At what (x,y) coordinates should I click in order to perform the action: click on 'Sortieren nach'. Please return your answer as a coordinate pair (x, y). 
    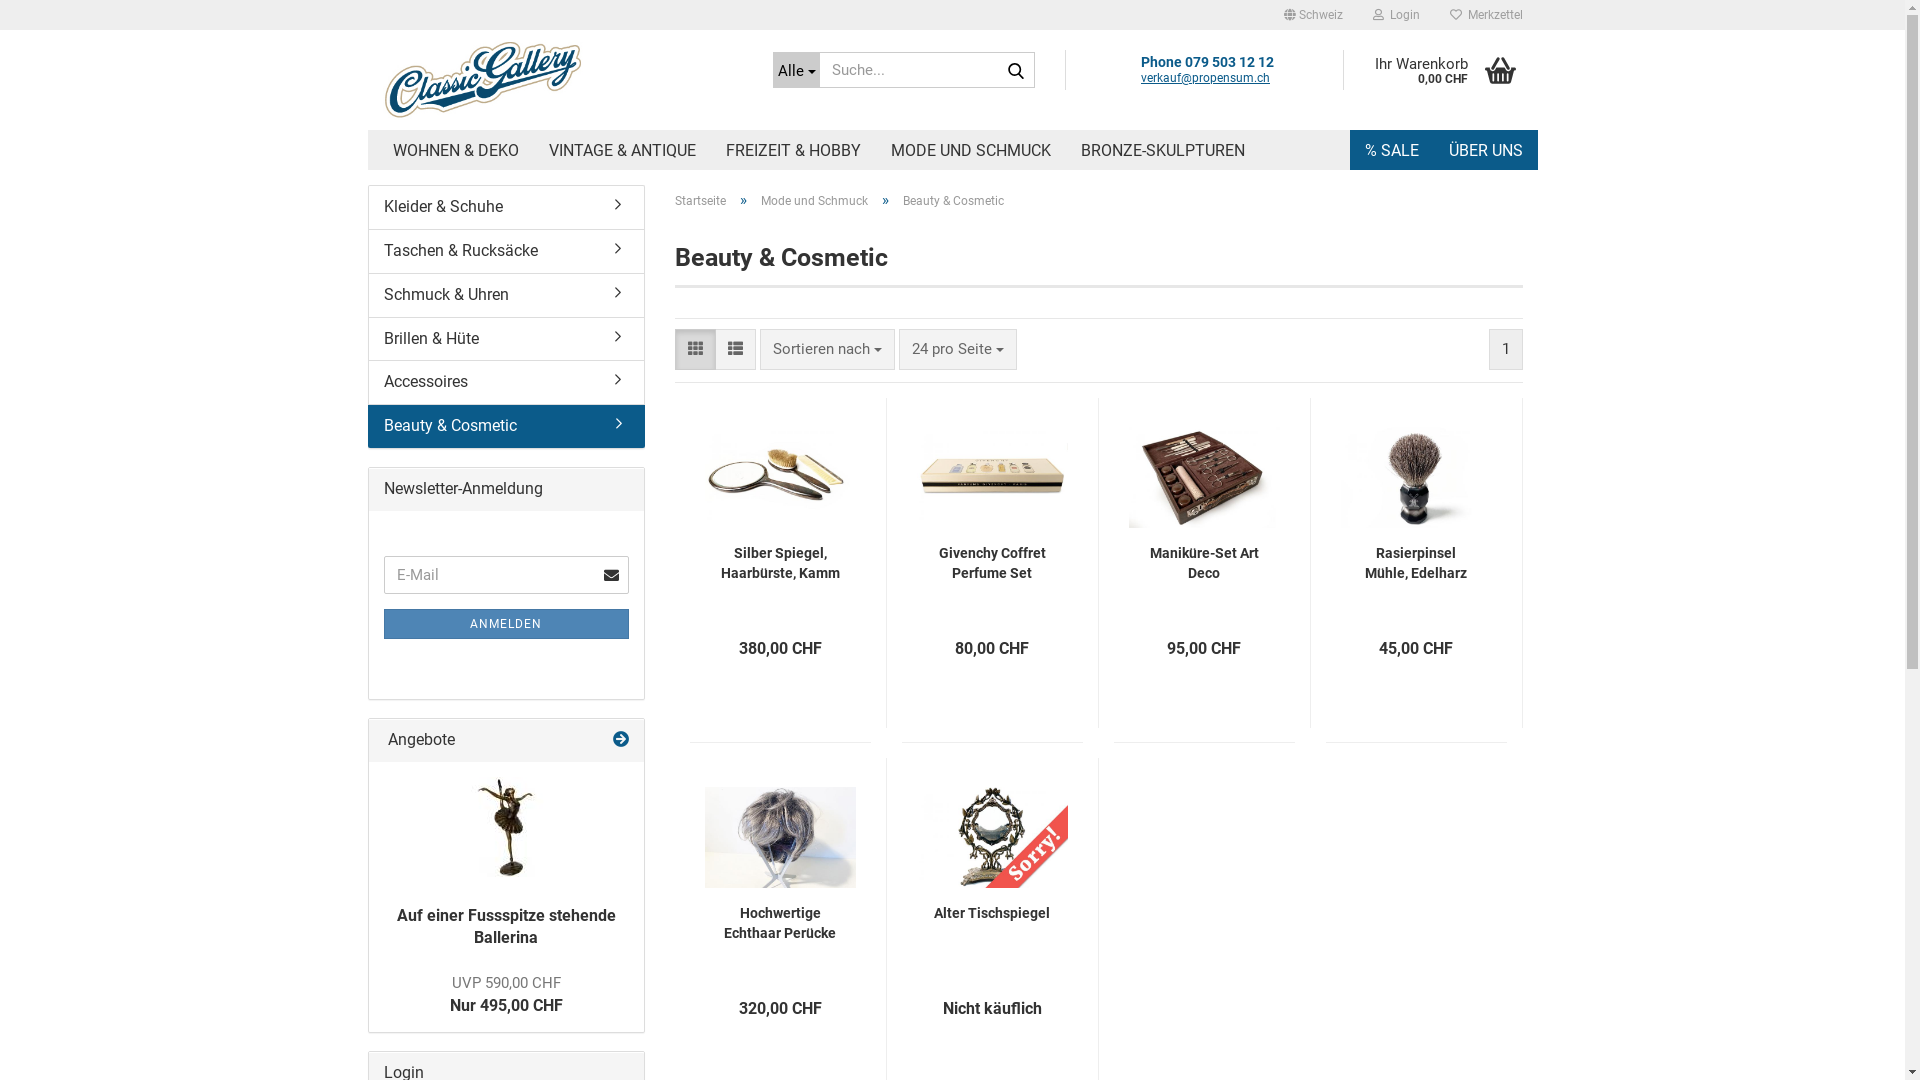
    Looking at the image, I should click on (827, 348).